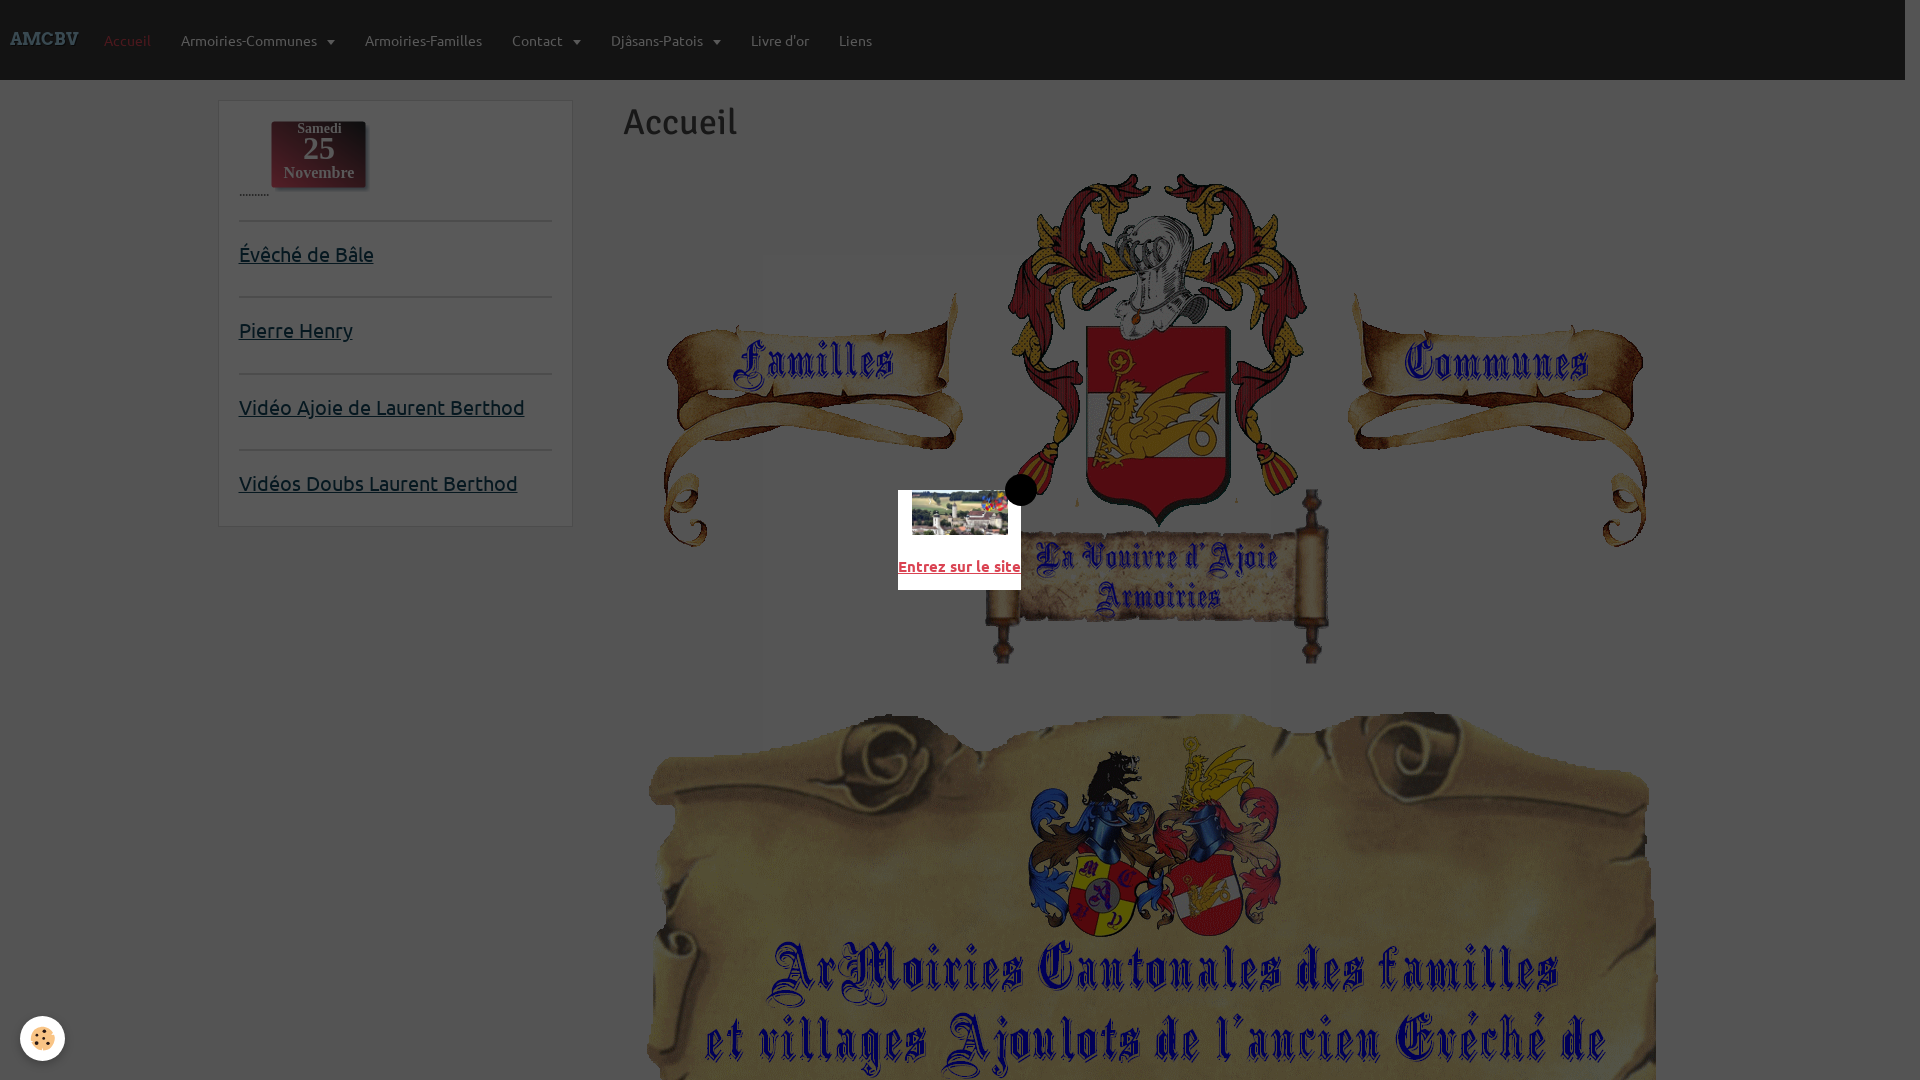  I want to click on 'Livre d'or', so click(778, 39).